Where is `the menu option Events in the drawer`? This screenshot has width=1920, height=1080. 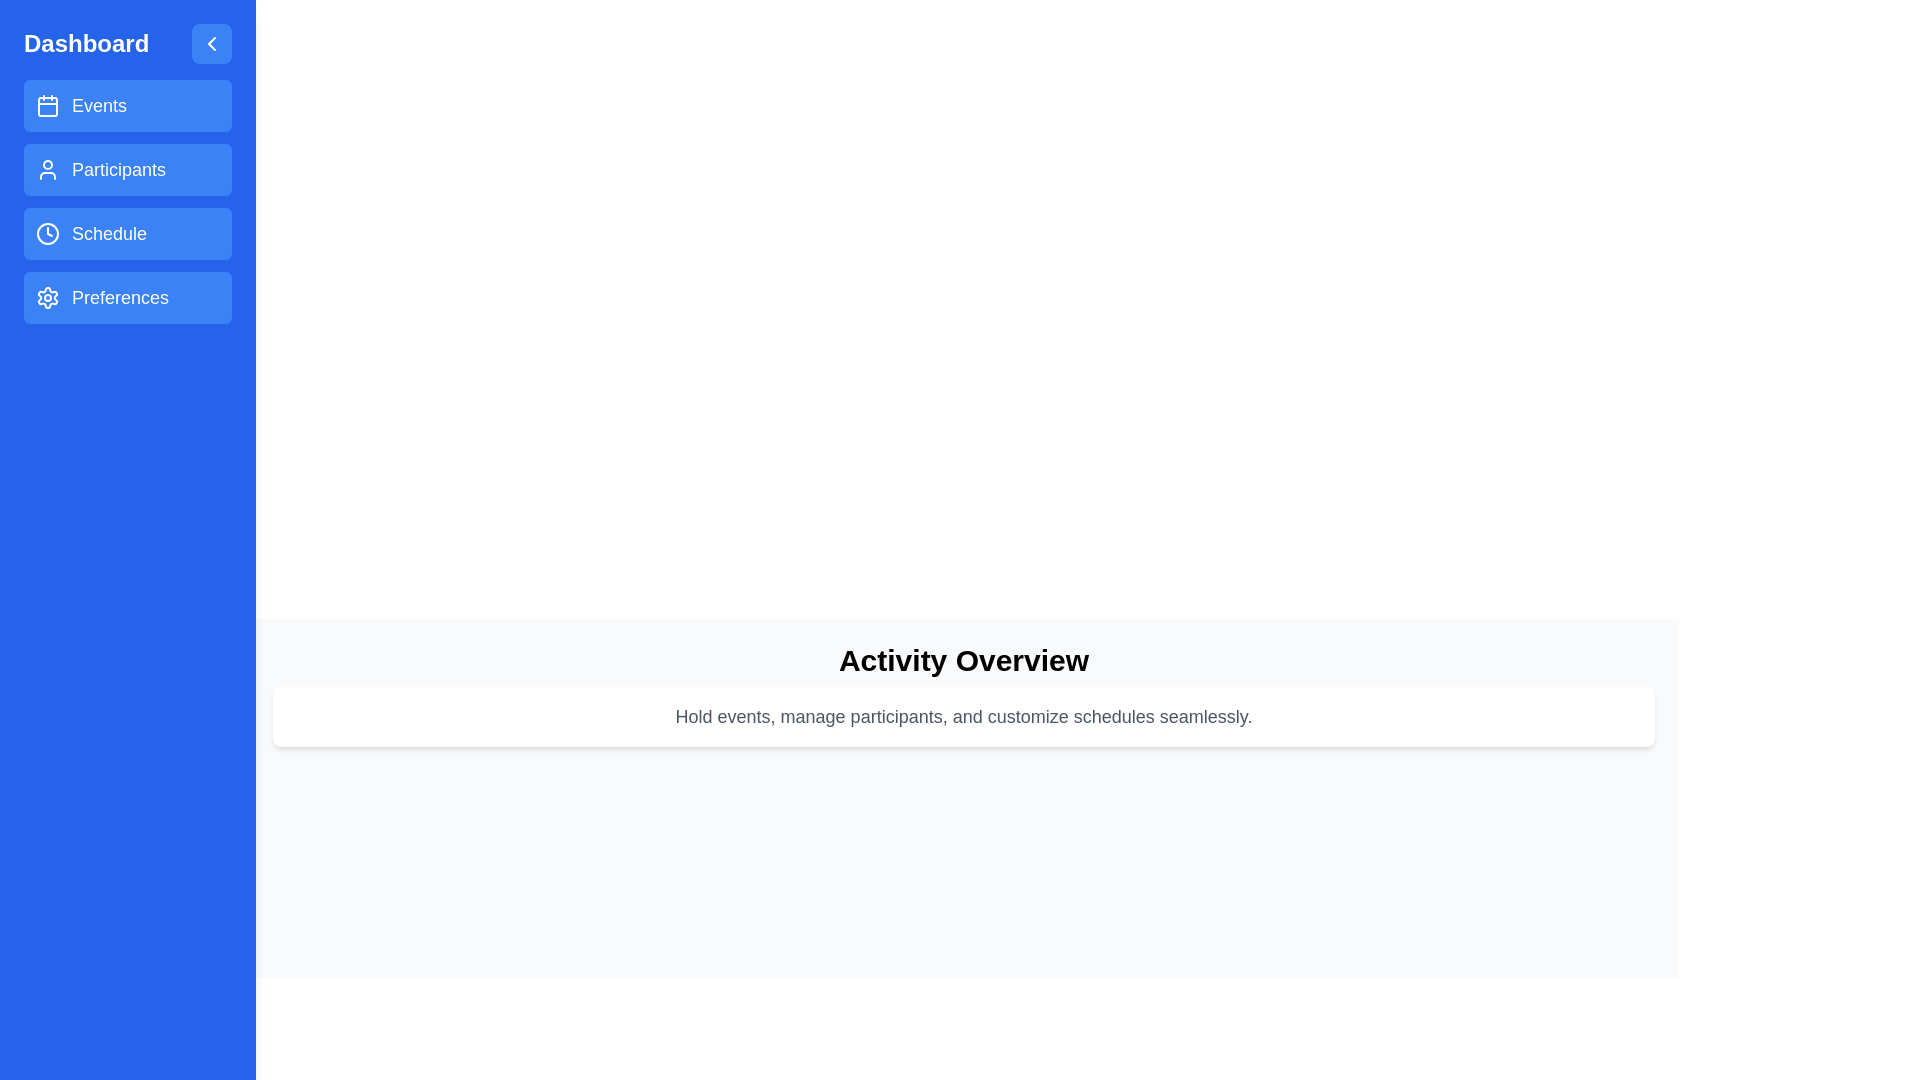 the menu option Events in the drawer is located at coordinates (127, 105).